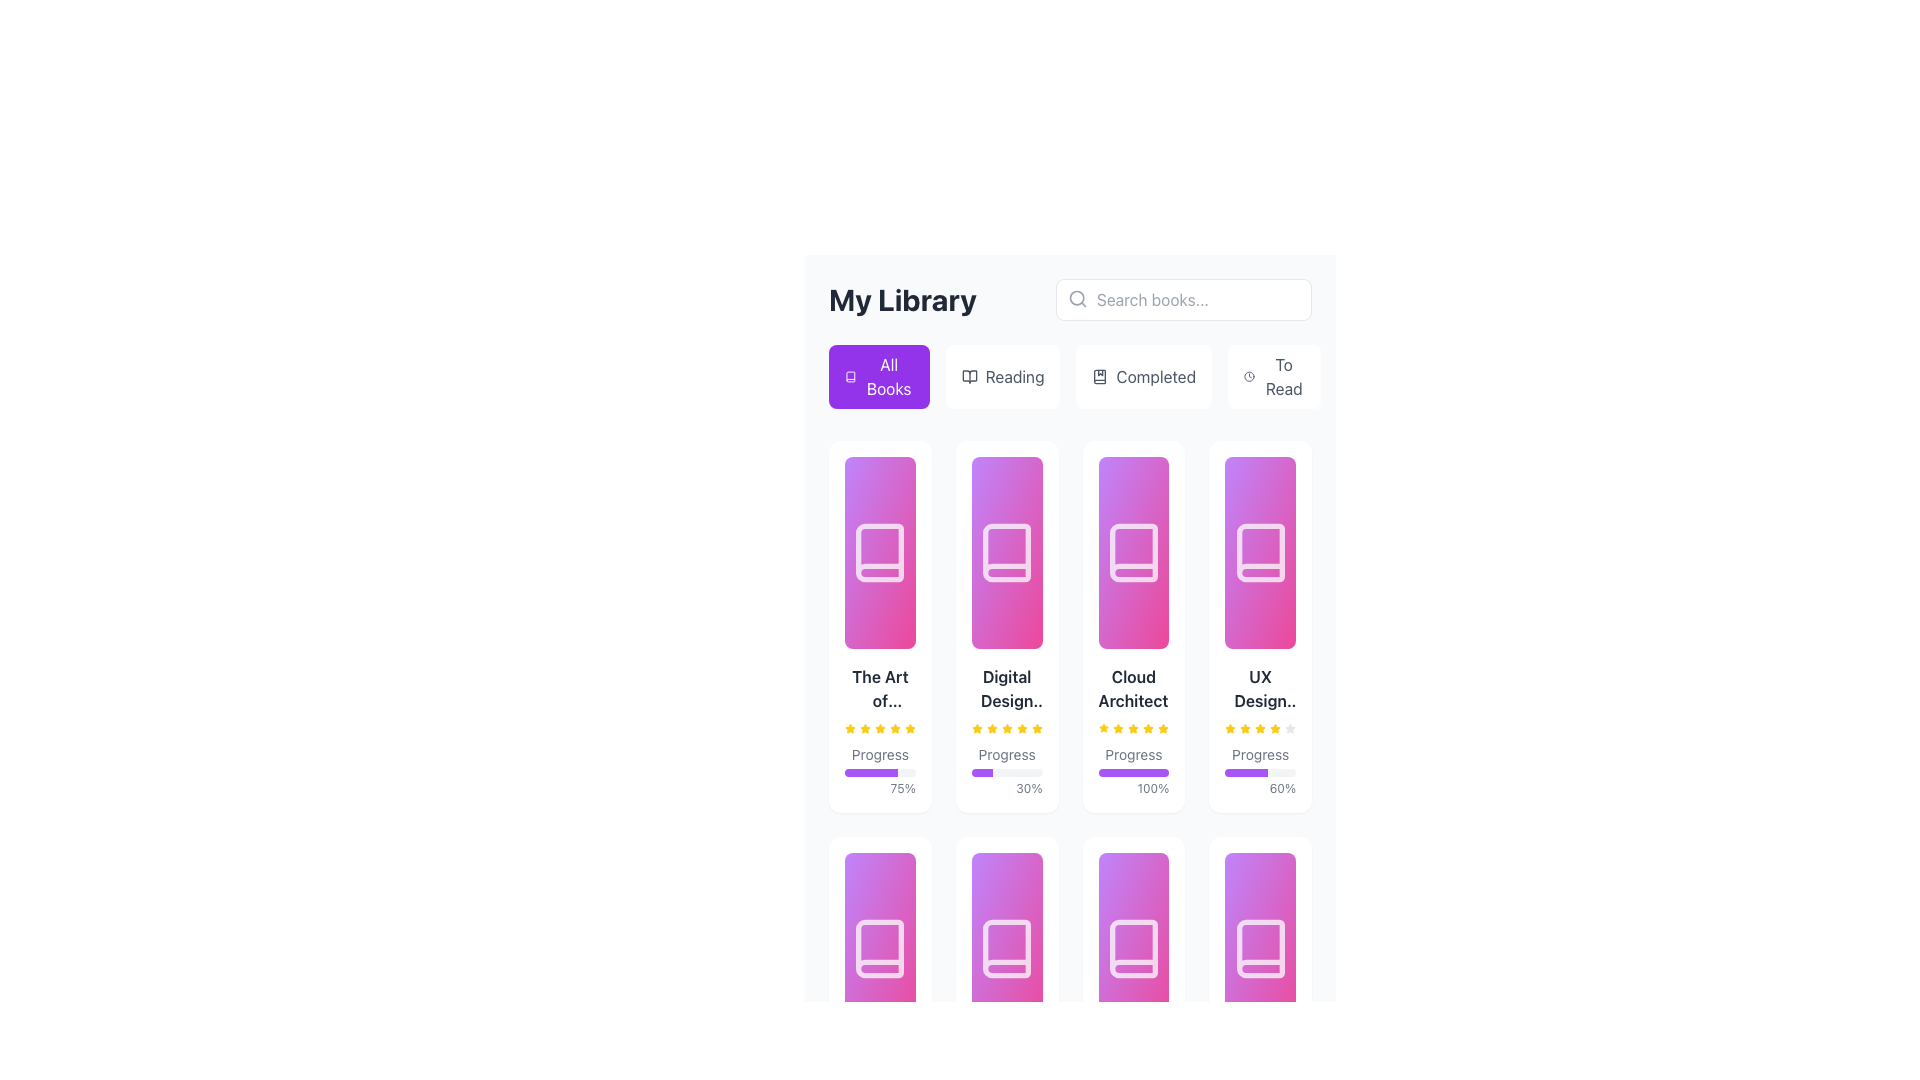 This screenshot has width=1920, height=1080. What do you see at coordinates (1007, 728) in the screenshot?
I see `the third star icon in the rating section under the book titled 'Digital Design..'` at bounding box center [1007, 728].